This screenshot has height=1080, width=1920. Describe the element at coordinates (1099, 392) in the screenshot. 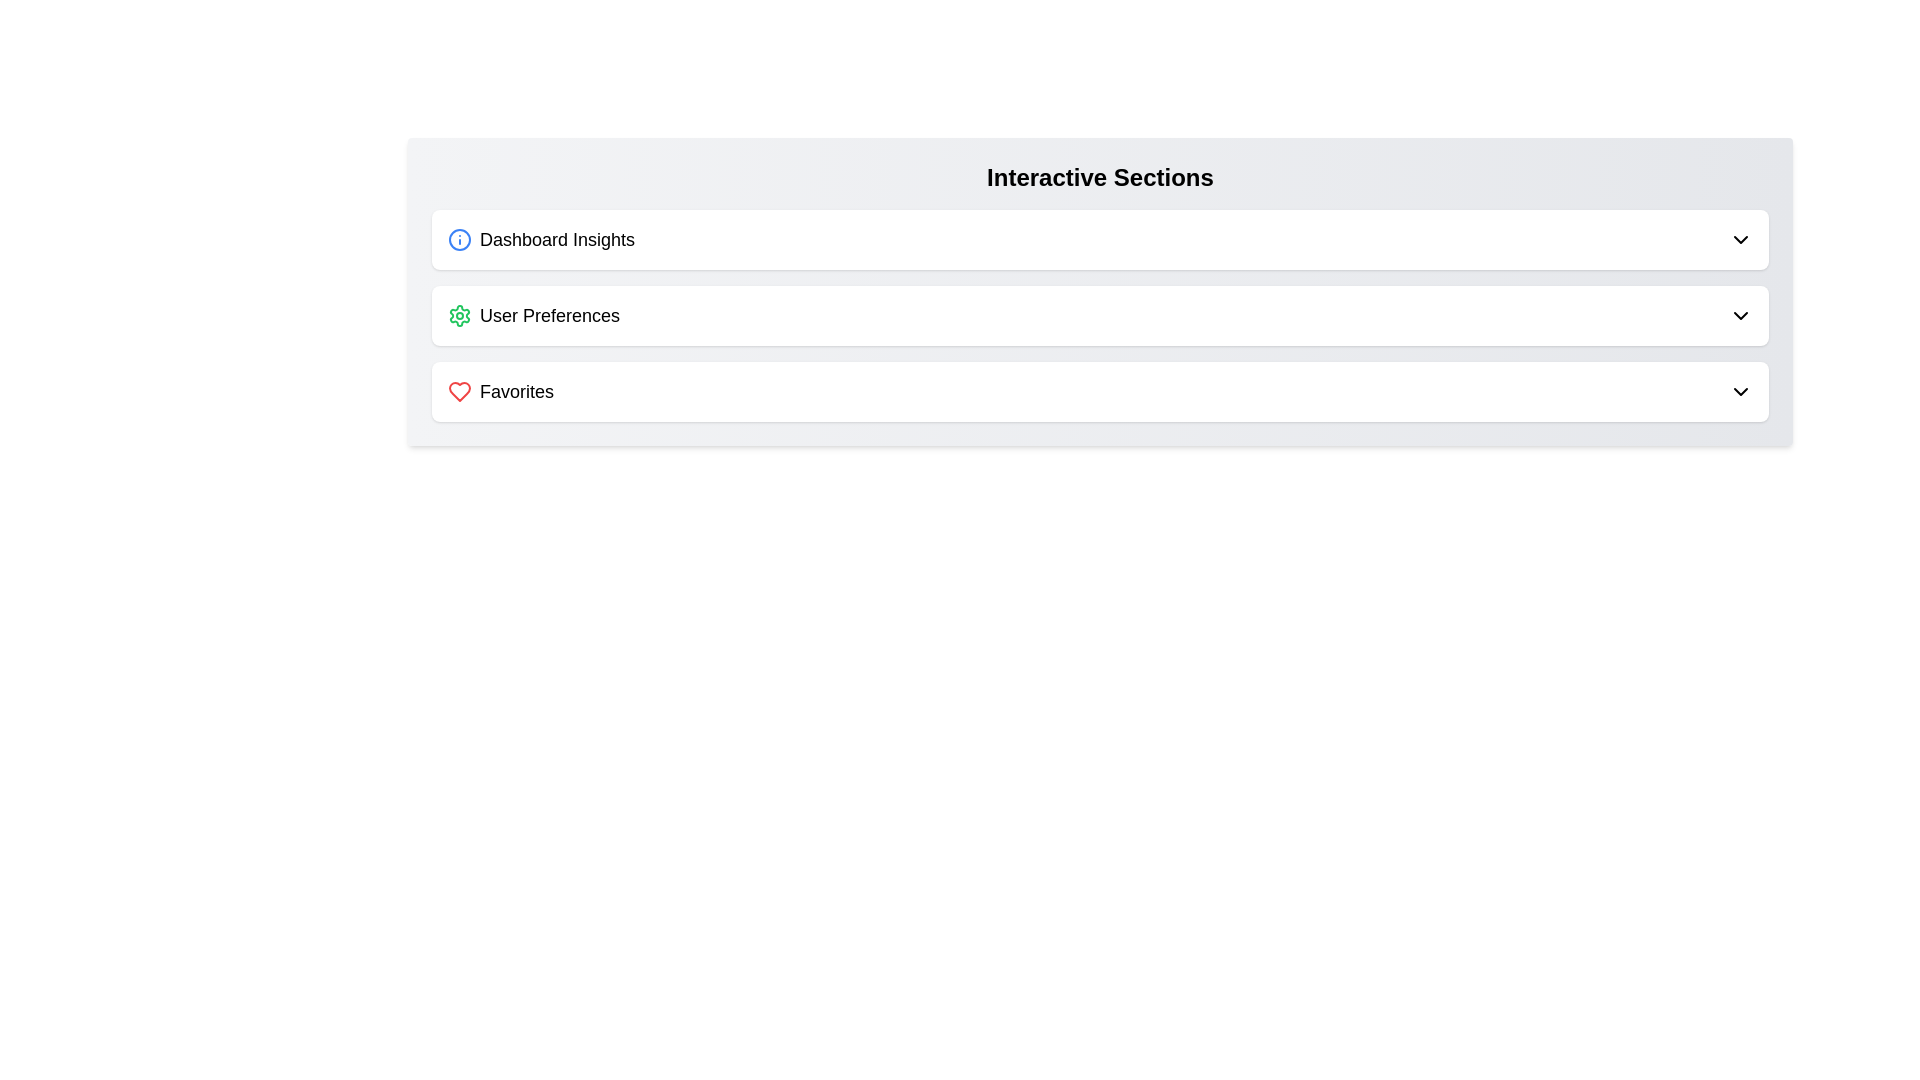

I see `the 'Favorites' collapsible section header, which features a red heart icon and a downward-pointing chevron` at that location.